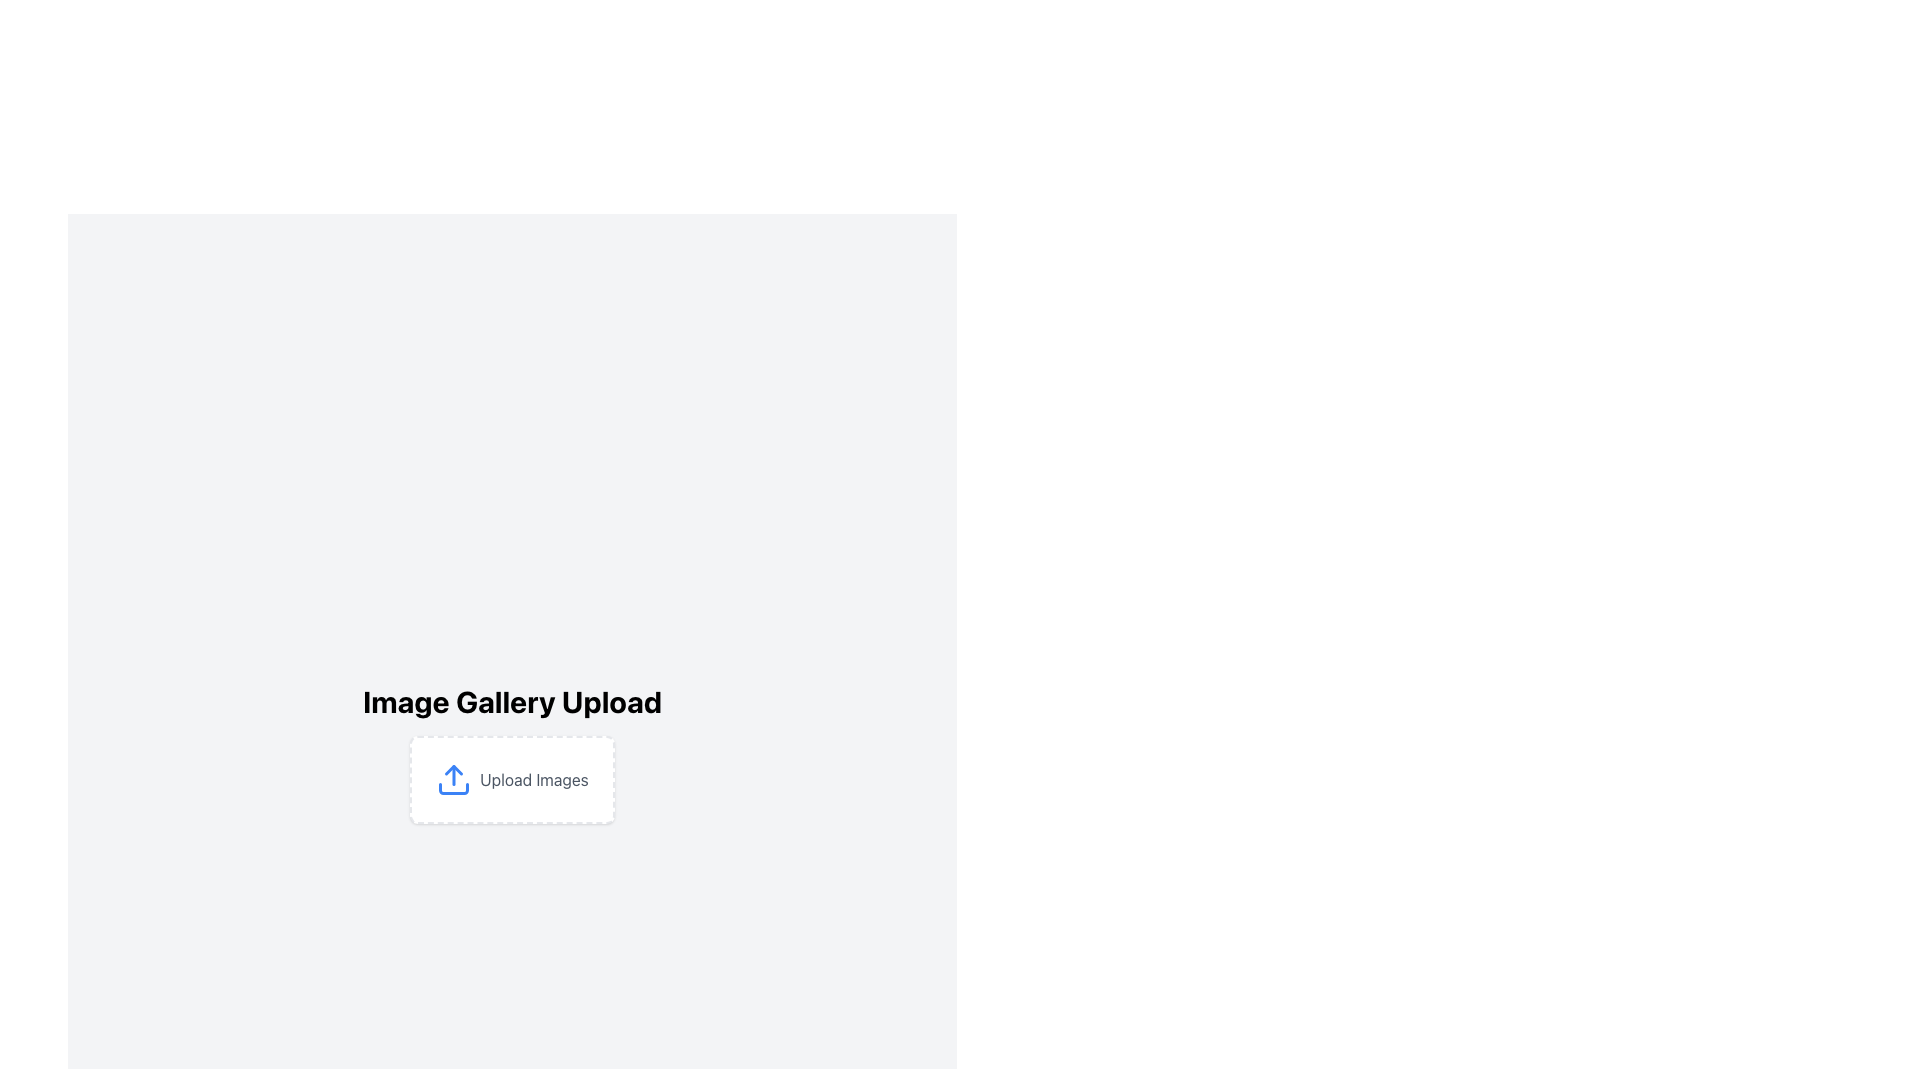 The width and height of the screenshot is (1920, 1080). I want to click on the tray icon located at the bottom of the 'Upload Images' button, which features an upward arrow above it, so click(453, 788).